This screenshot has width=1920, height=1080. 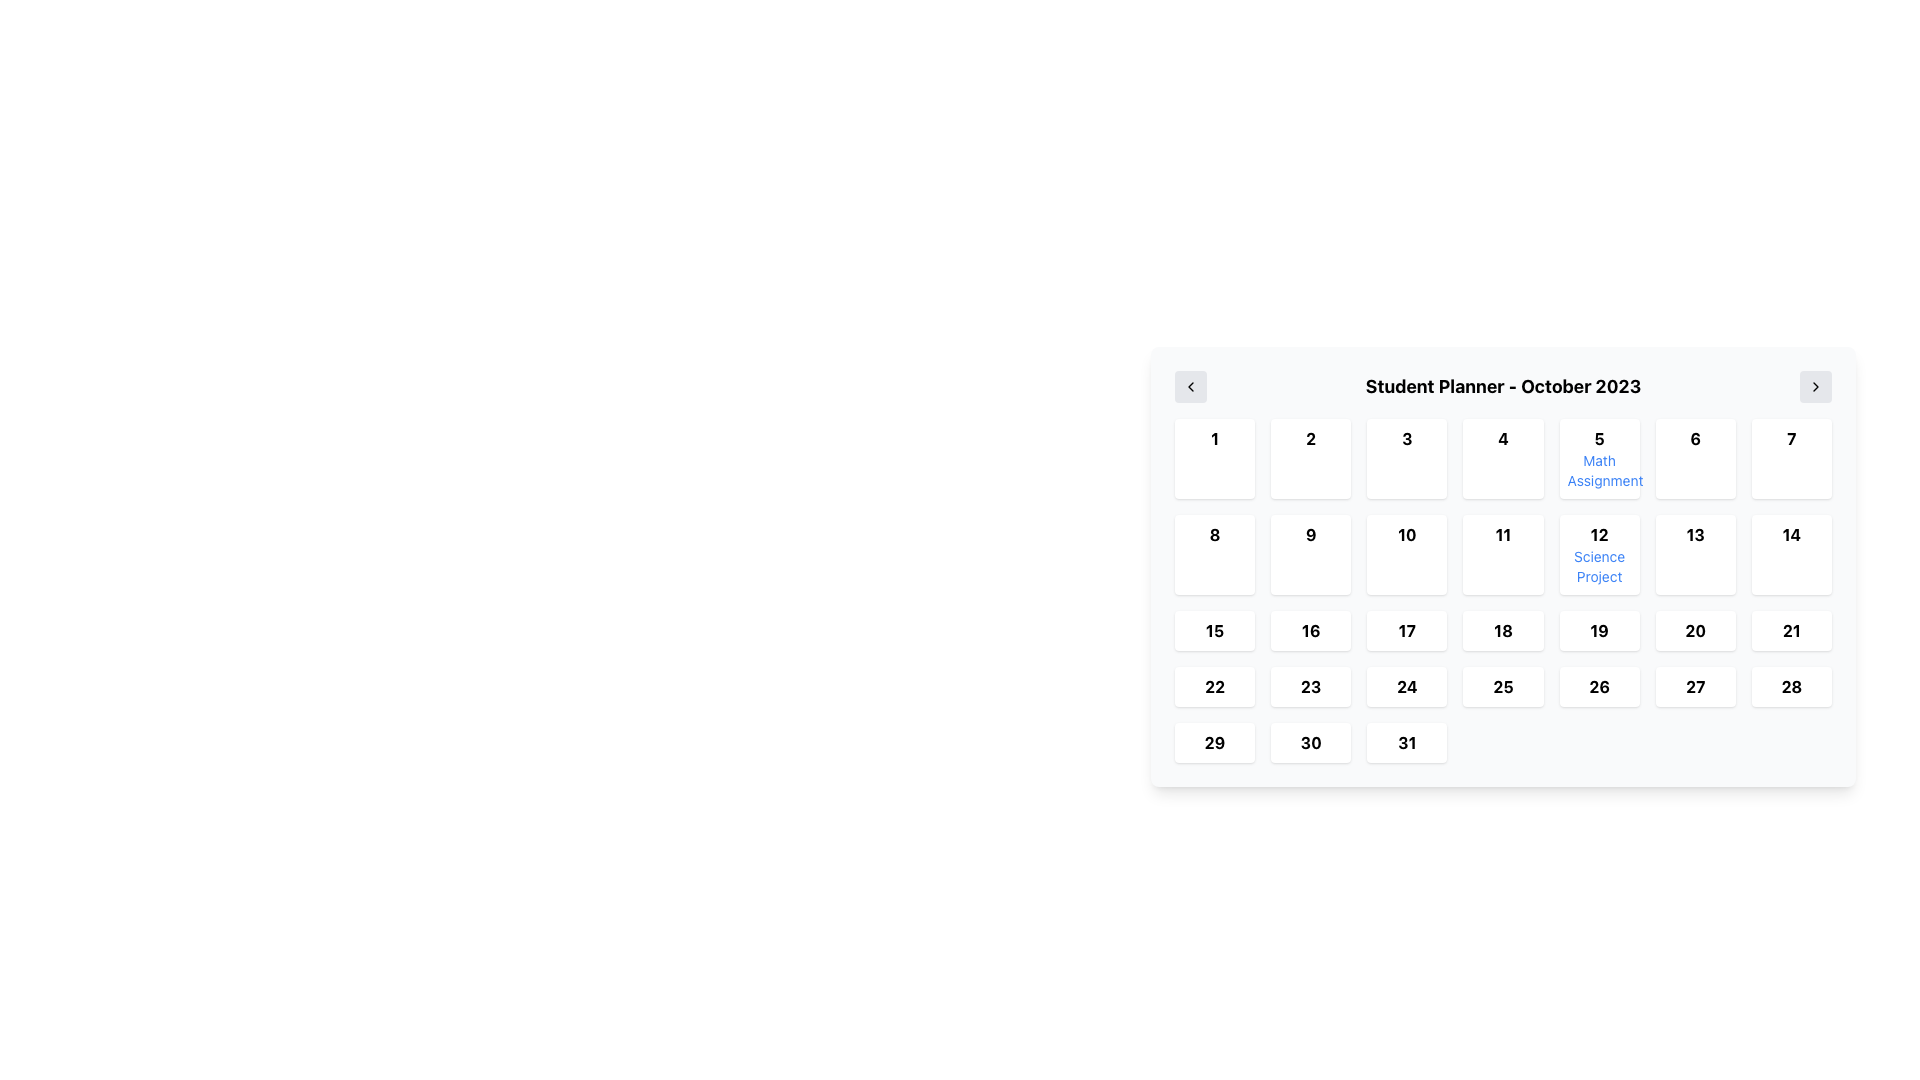 I want to click on the square-shaped button with a light gray background and a right-facing black chevron icon located in the top-right corner of the 'Student Planner - October 2023' component, so click(x=1815, y=386).